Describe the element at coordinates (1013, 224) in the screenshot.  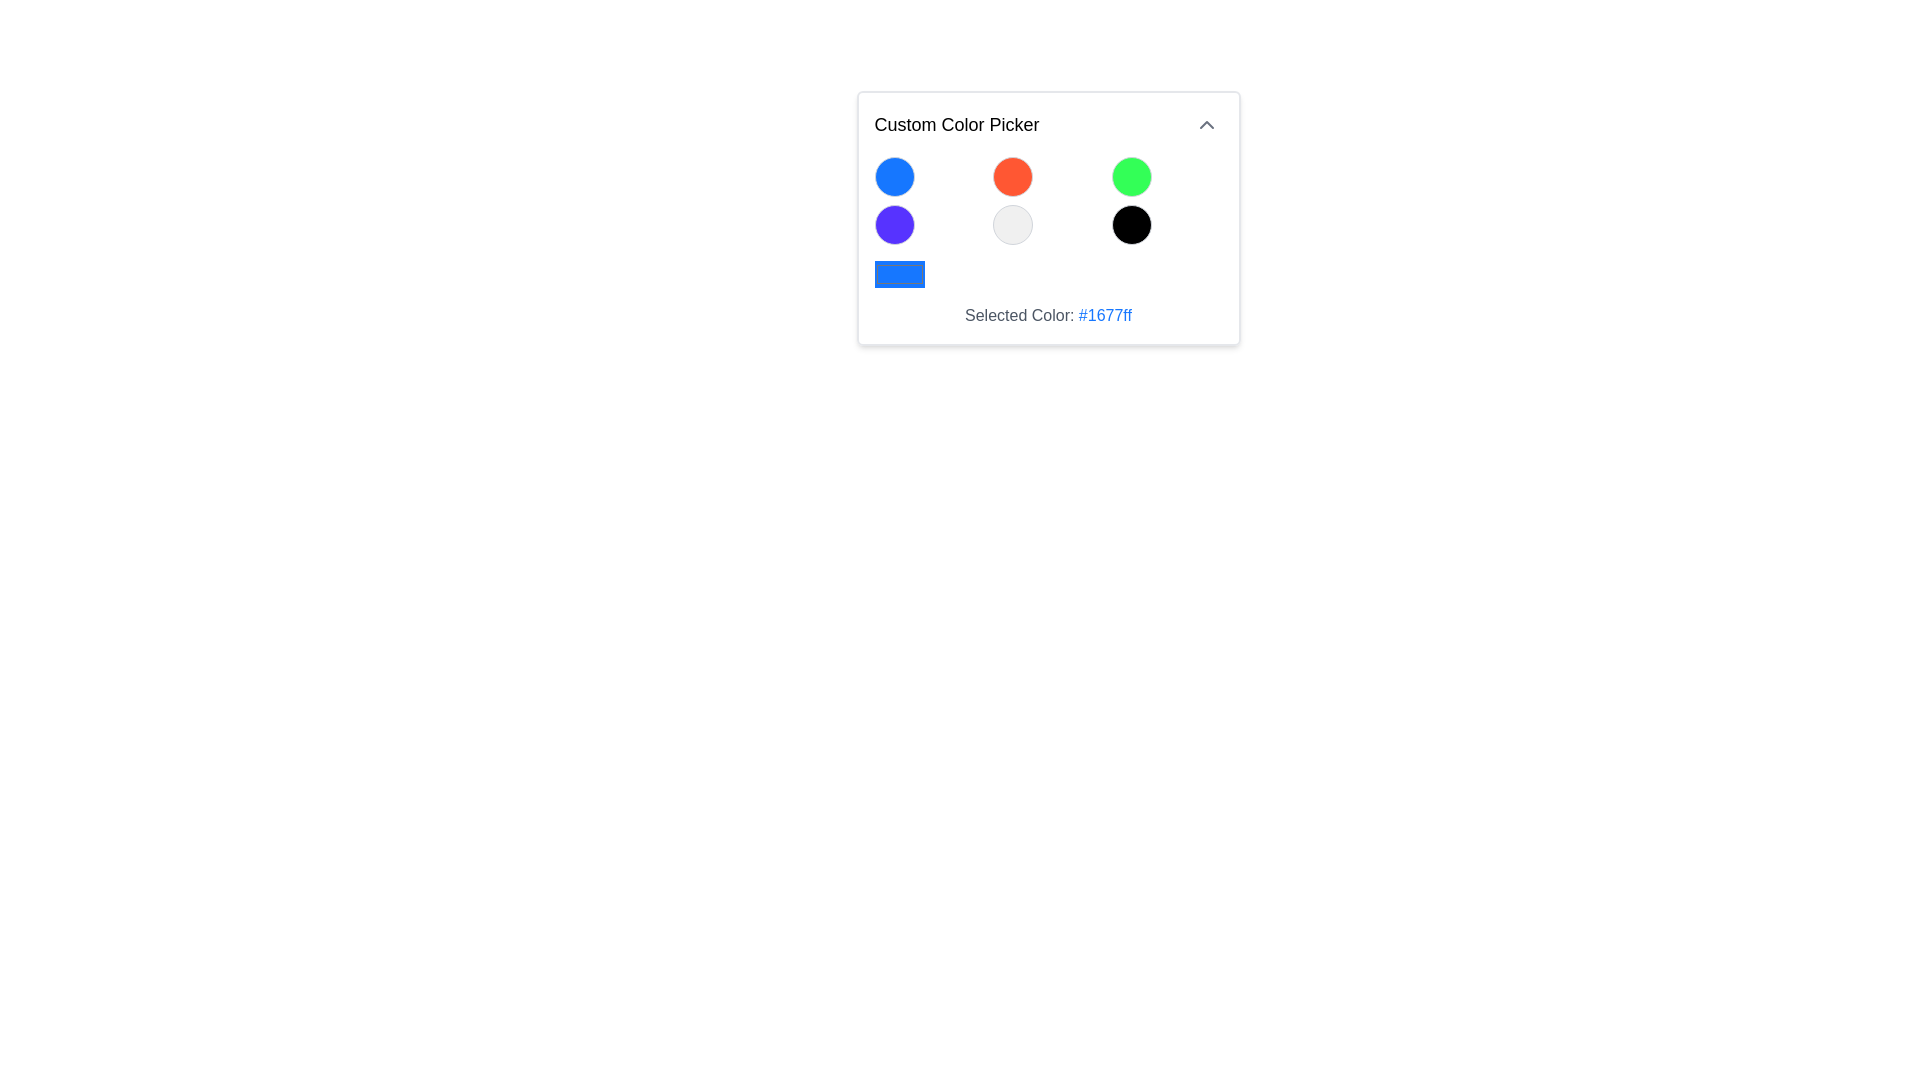
I see `the Interactive Color Selection Circle located in the second row and the middle column of the color picker UI` at that location.